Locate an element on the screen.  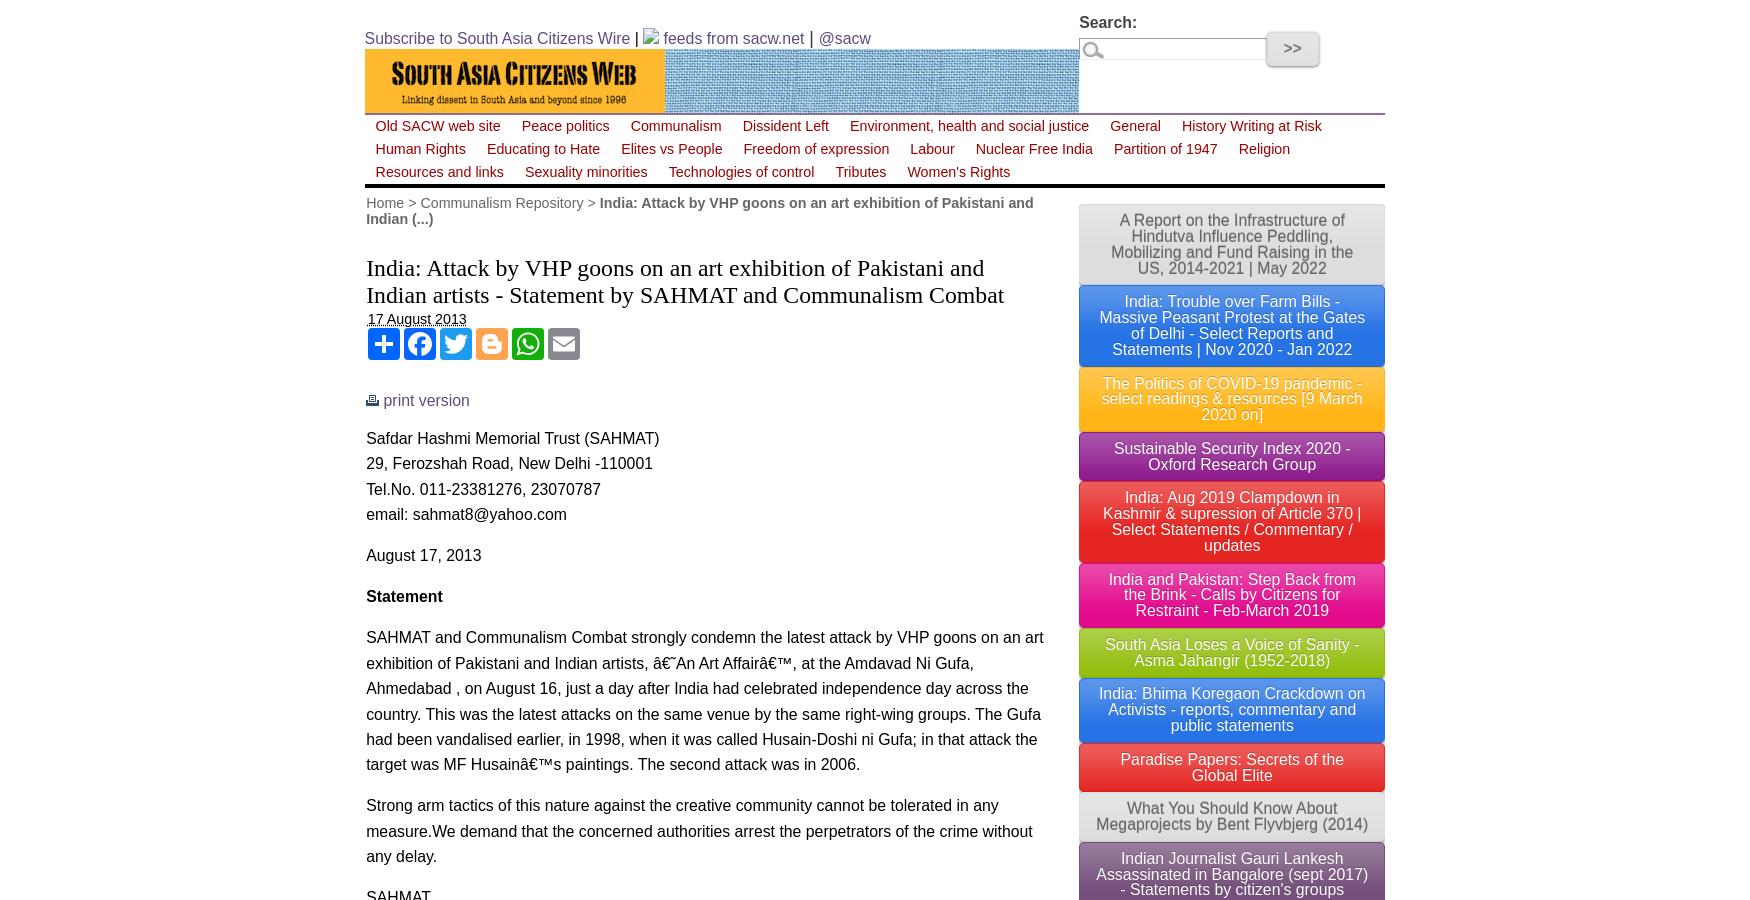
'A Report on the Infrastructure of Hindutva Influence Peddling, Mobilizing and Fund Raising in the US, 2014-2021 | May 2022' is located at coordinates (1232, 242).